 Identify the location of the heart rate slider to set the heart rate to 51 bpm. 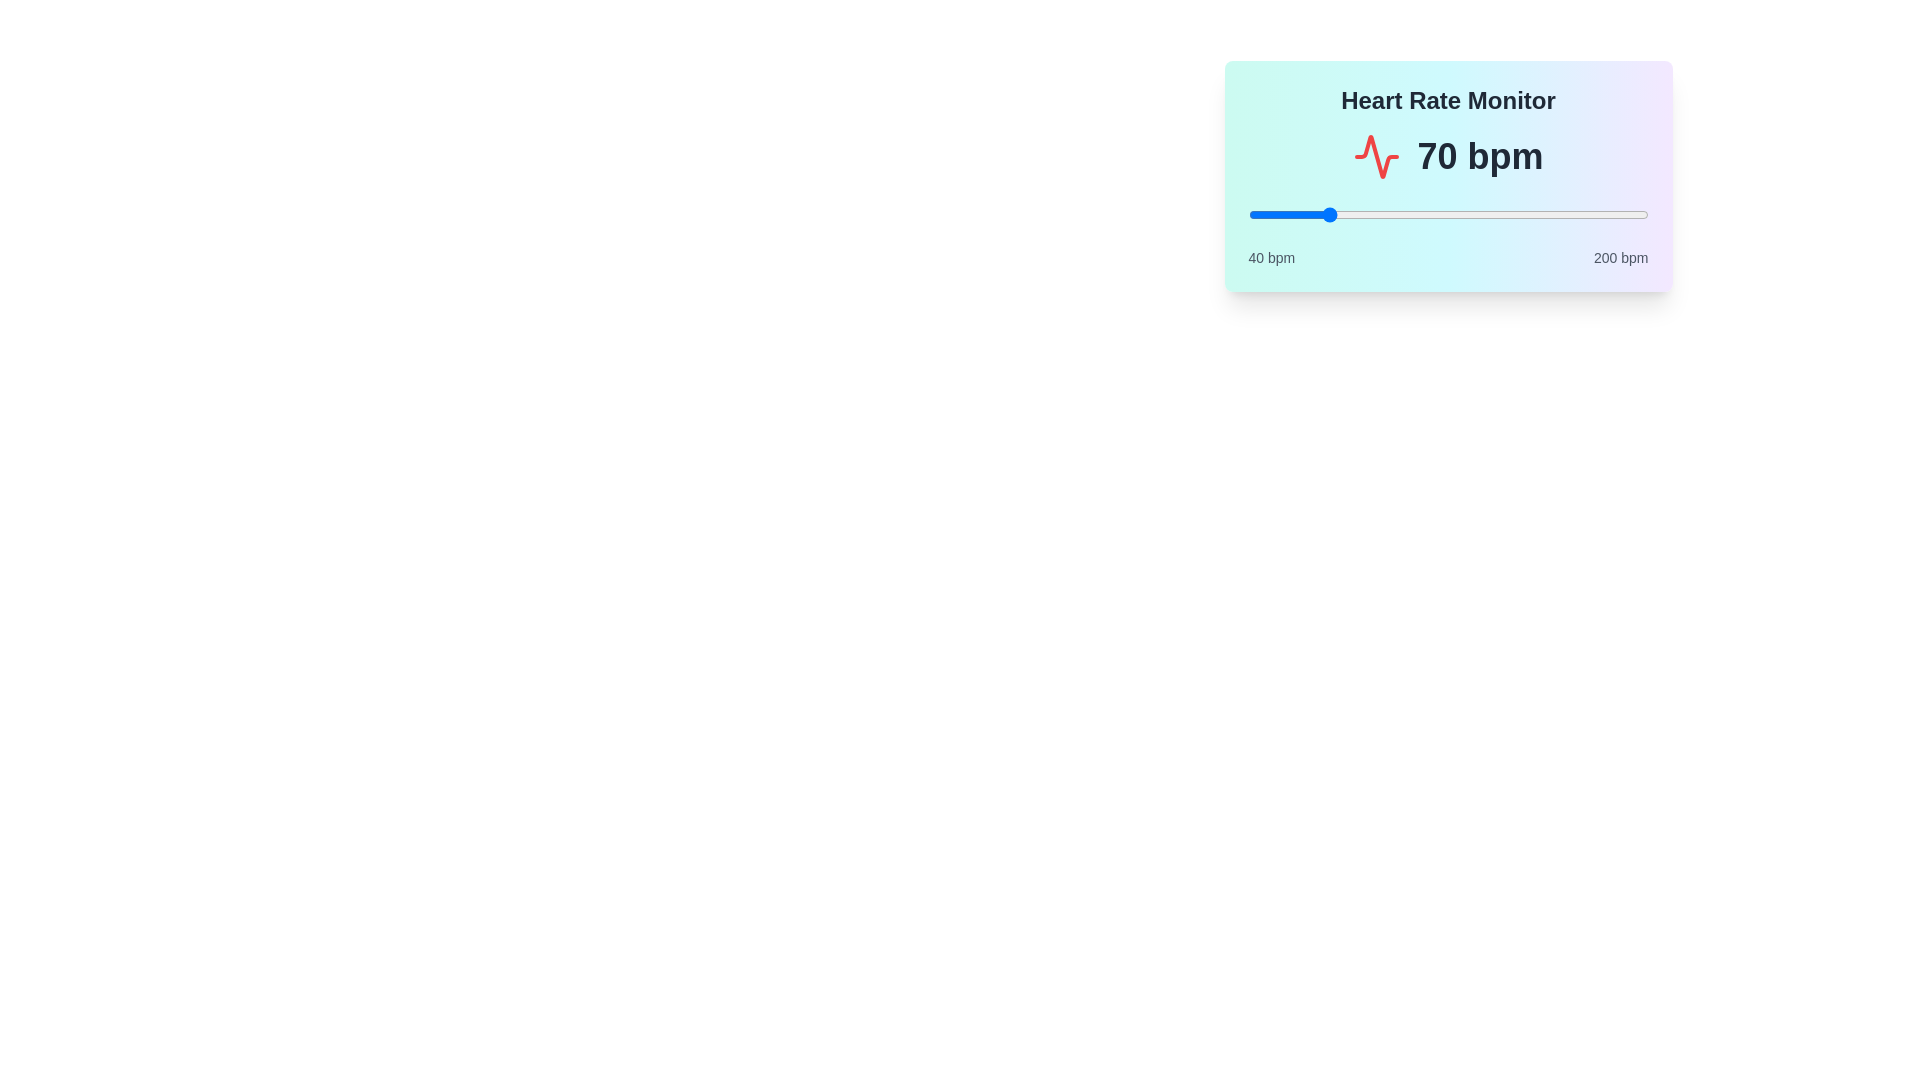
(1275, 215).